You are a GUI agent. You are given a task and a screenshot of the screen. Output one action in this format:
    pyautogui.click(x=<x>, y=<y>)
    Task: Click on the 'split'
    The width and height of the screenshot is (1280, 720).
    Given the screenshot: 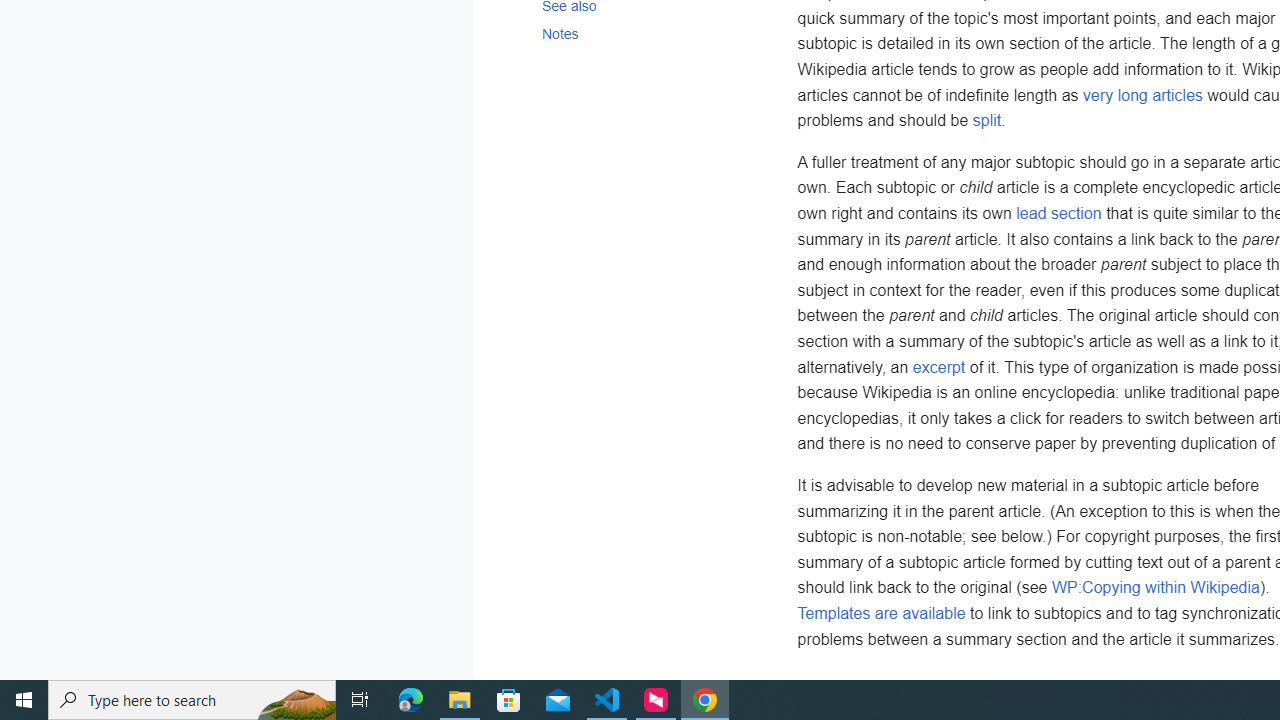 What is the action you would take?
    pyautogui.click(x=986, y=121)
    